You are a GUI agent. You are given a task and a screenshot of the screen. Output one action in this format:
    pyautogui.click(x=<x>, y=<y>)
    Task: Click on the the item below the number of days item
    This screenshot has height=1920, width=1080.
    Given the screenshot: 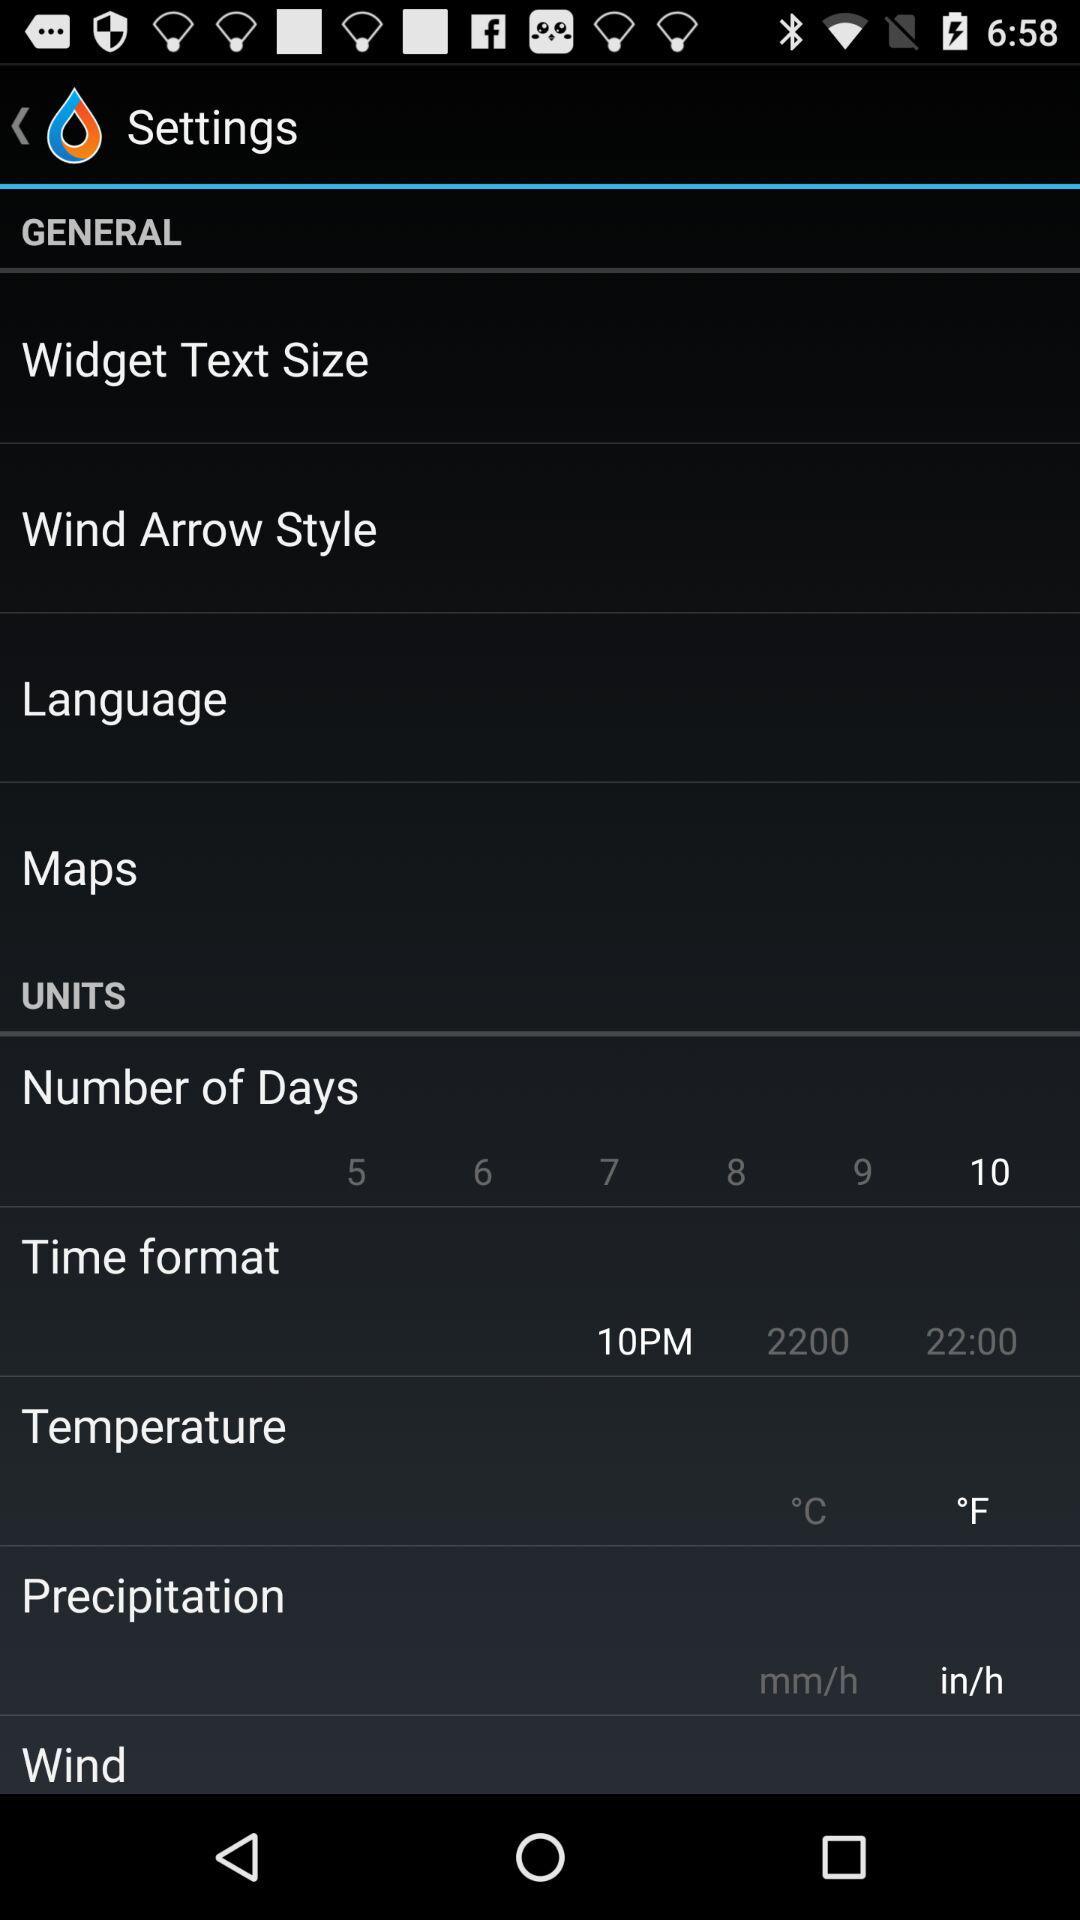 What is the action you would take?
    pyautogui.click(x=609, y=1170)
    